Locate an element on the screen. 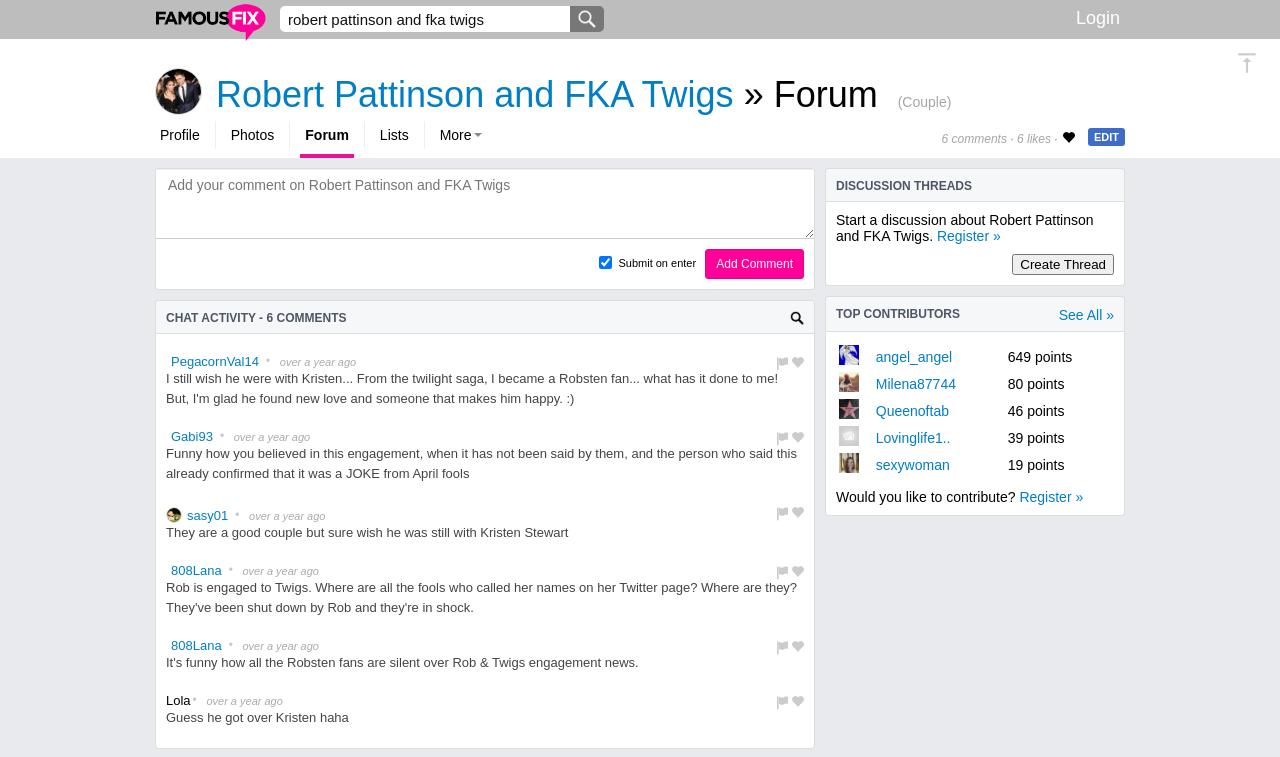  'Add Comment' is located at coordinates (753, 262).